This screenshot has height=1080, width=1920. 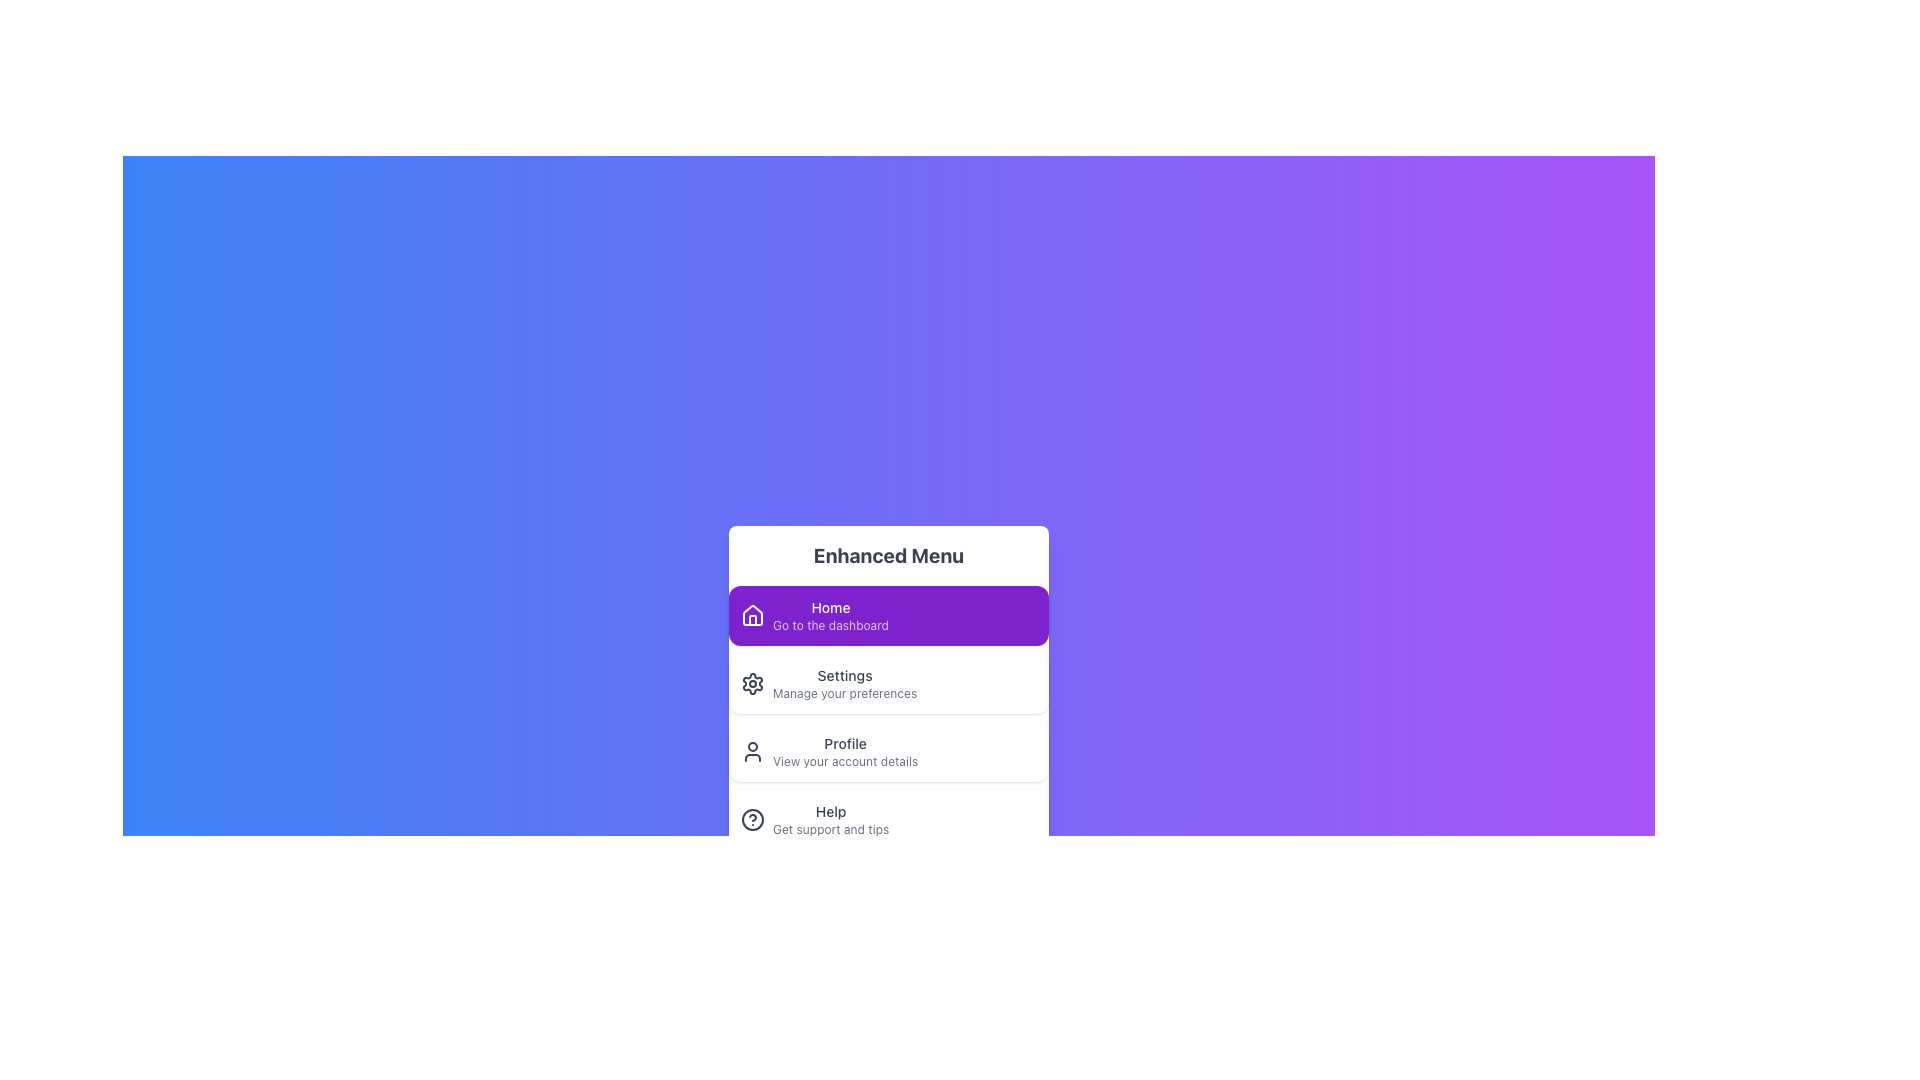 I want to click on the 'Home' icon in the menu, which is the leading icon of the 'Home' button that navigates to the dashboard, so click(x=752, y=615).